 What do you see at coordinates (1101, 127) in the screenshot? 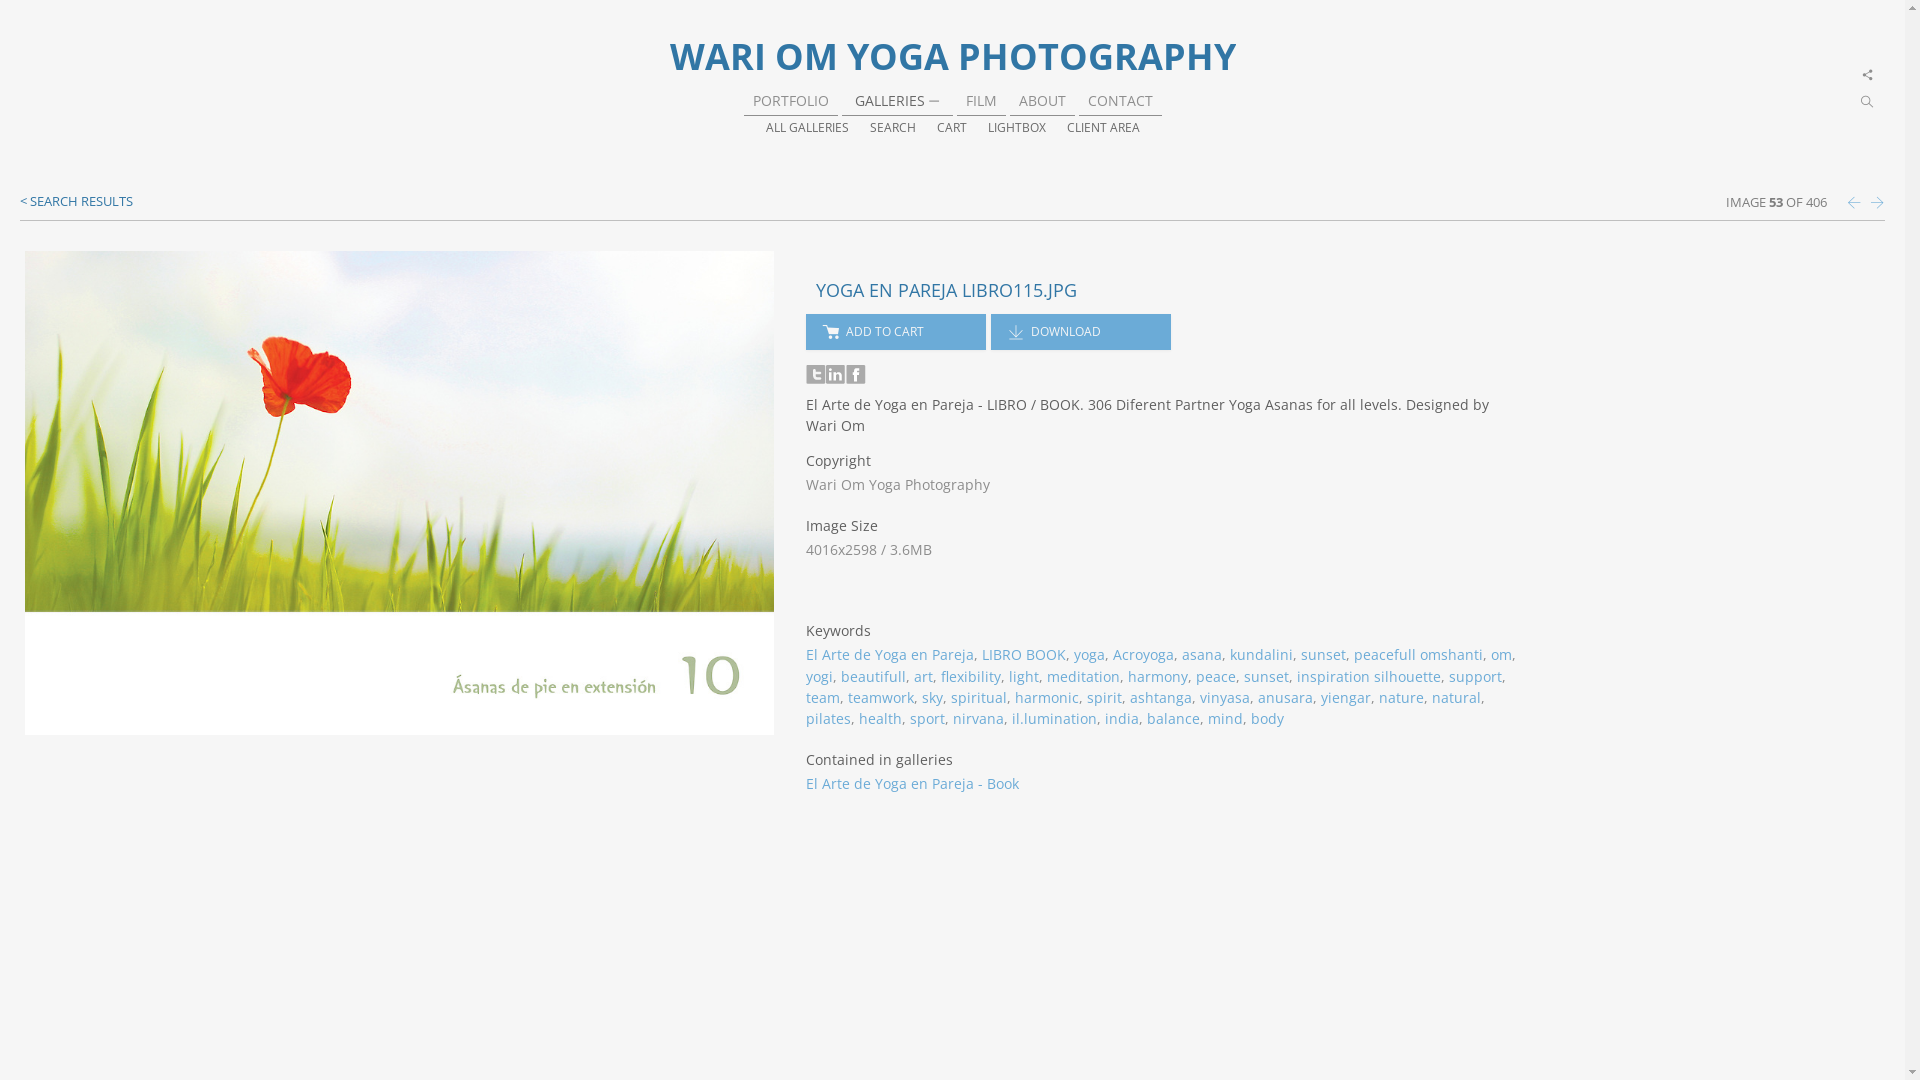
I see `'CLIENT AREA'` at bounding box center [1101, 127].